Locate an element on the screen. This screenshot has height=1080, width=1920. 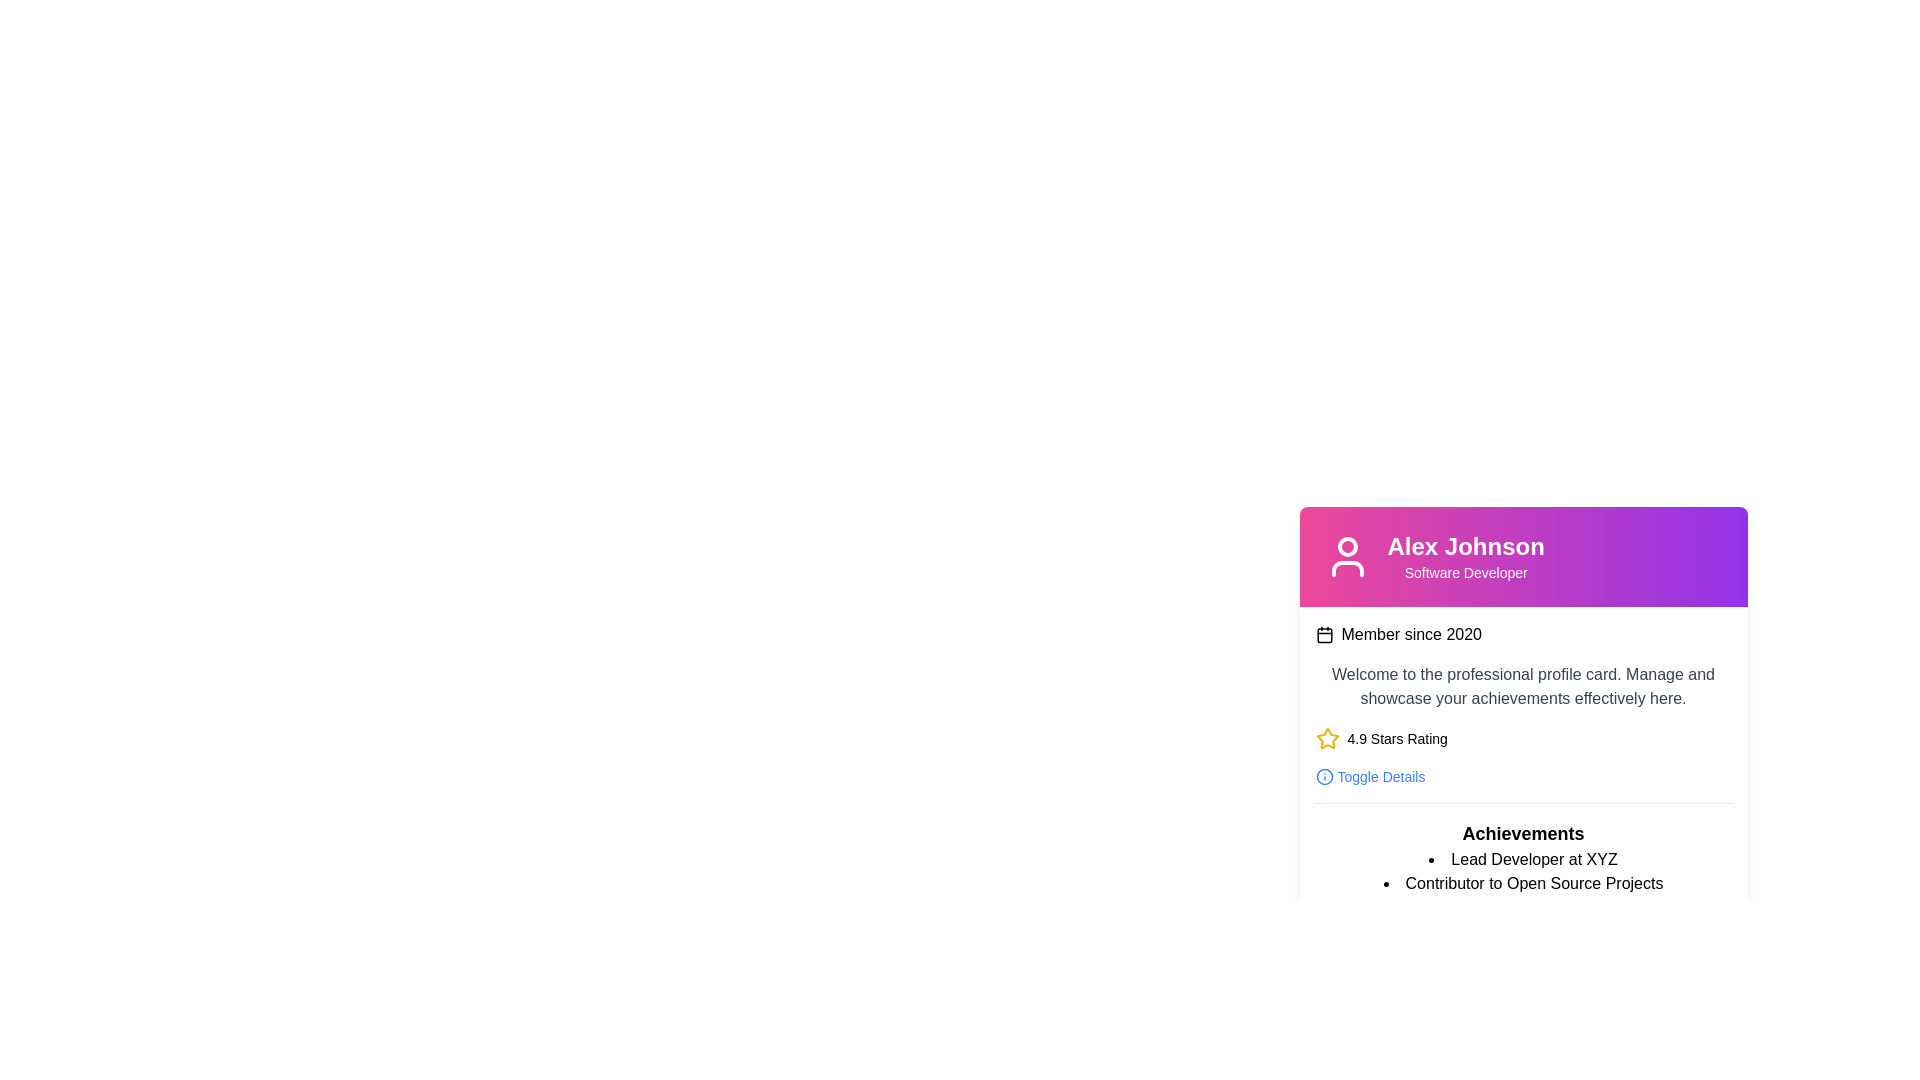
the small calendar icon located to the left of the text 'Member since 2020' is located at coordinates (1324, 635).